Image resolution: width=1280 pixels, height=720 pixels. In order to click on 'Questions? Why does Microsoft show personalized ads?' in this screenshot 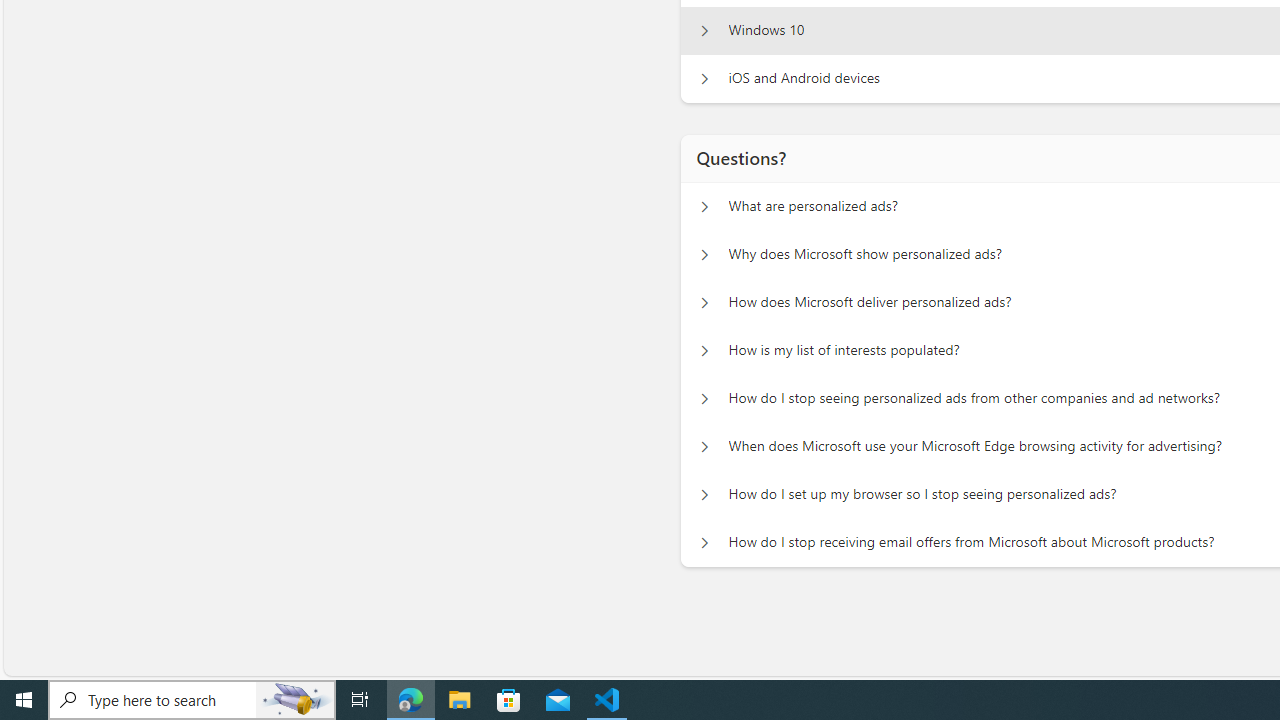, I will do `click(704, 254)`.